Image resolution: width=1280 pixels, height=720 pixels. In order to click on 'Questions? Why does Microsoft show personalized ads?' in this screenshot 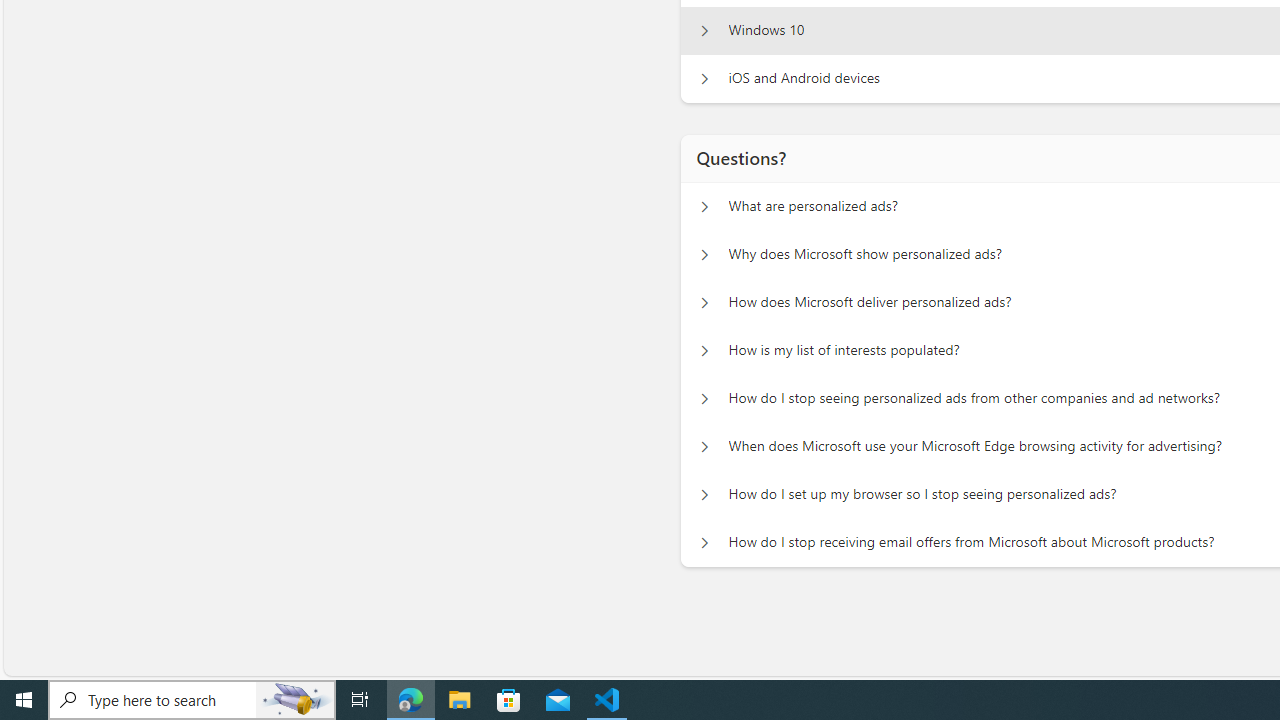, I will do `click(704, 254)`.